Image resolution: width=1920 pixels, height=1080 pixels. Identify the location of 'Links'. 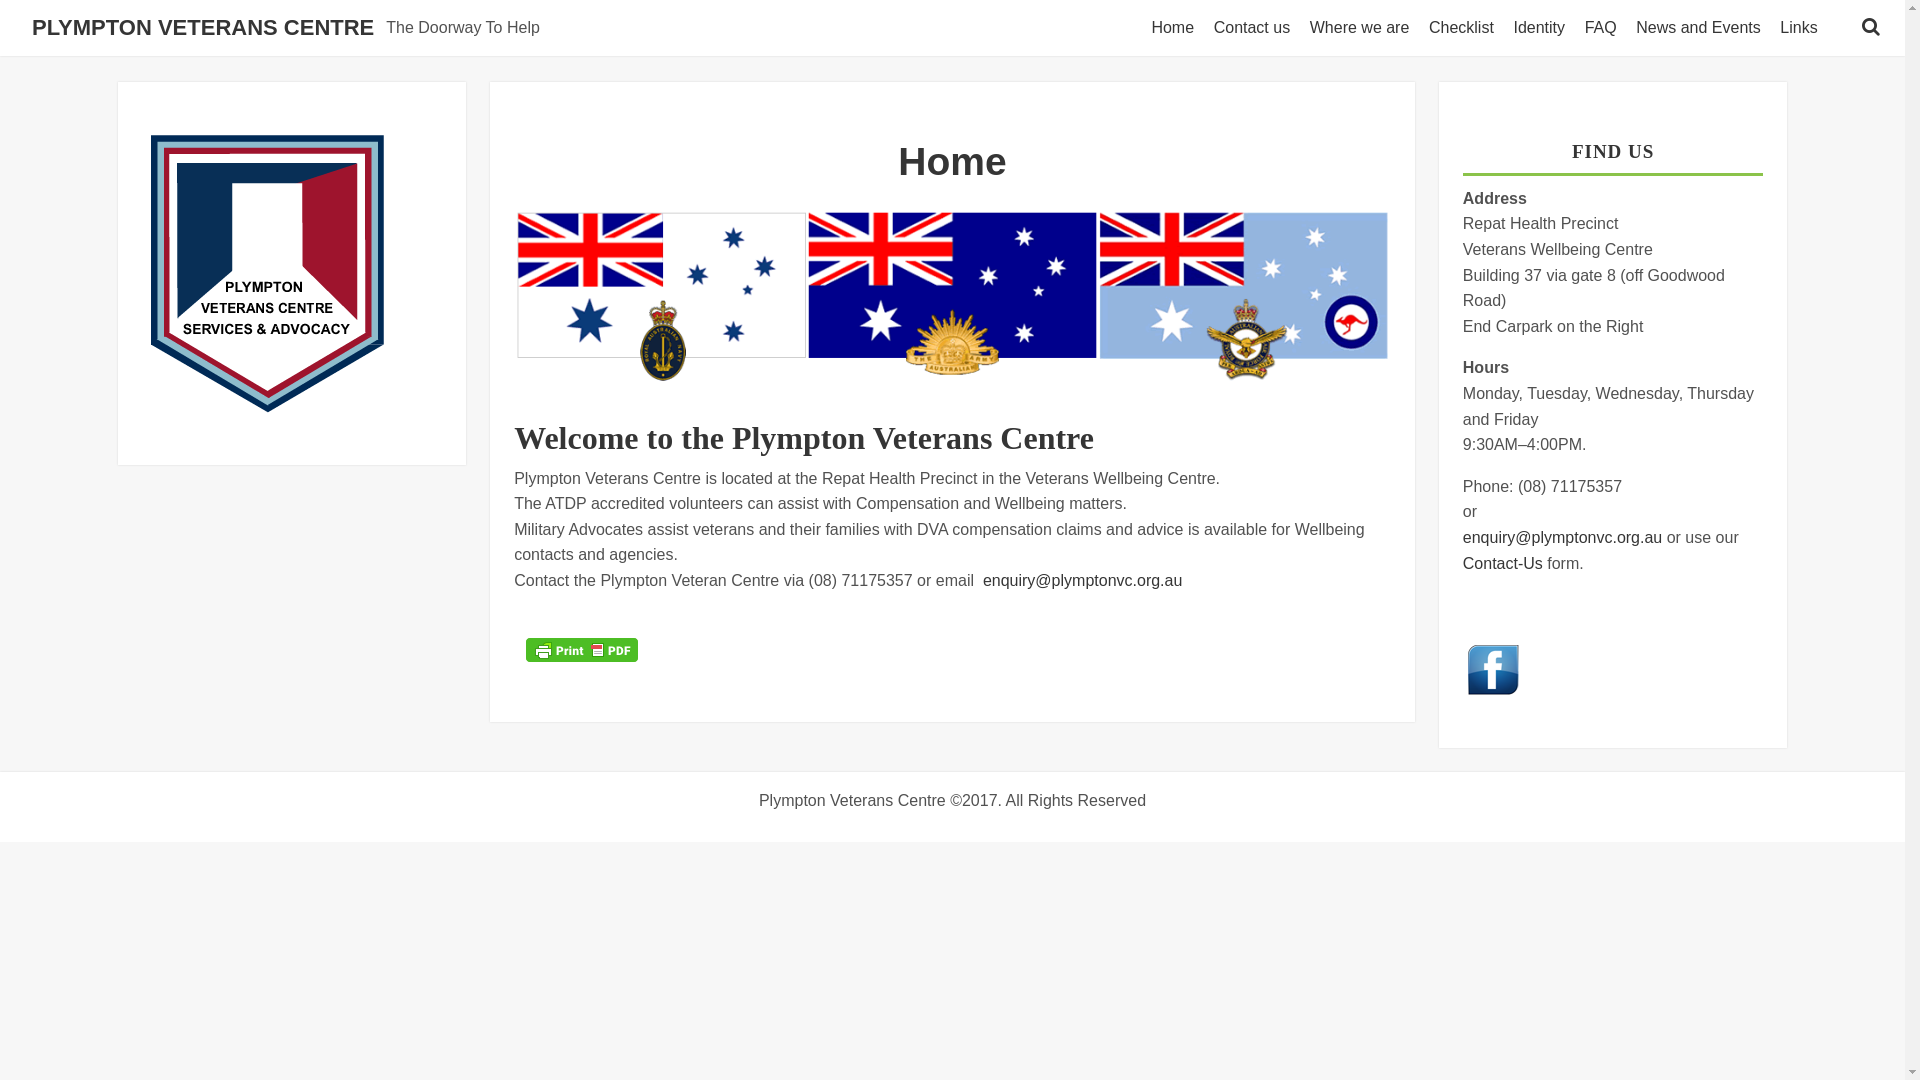
(1802, 27).